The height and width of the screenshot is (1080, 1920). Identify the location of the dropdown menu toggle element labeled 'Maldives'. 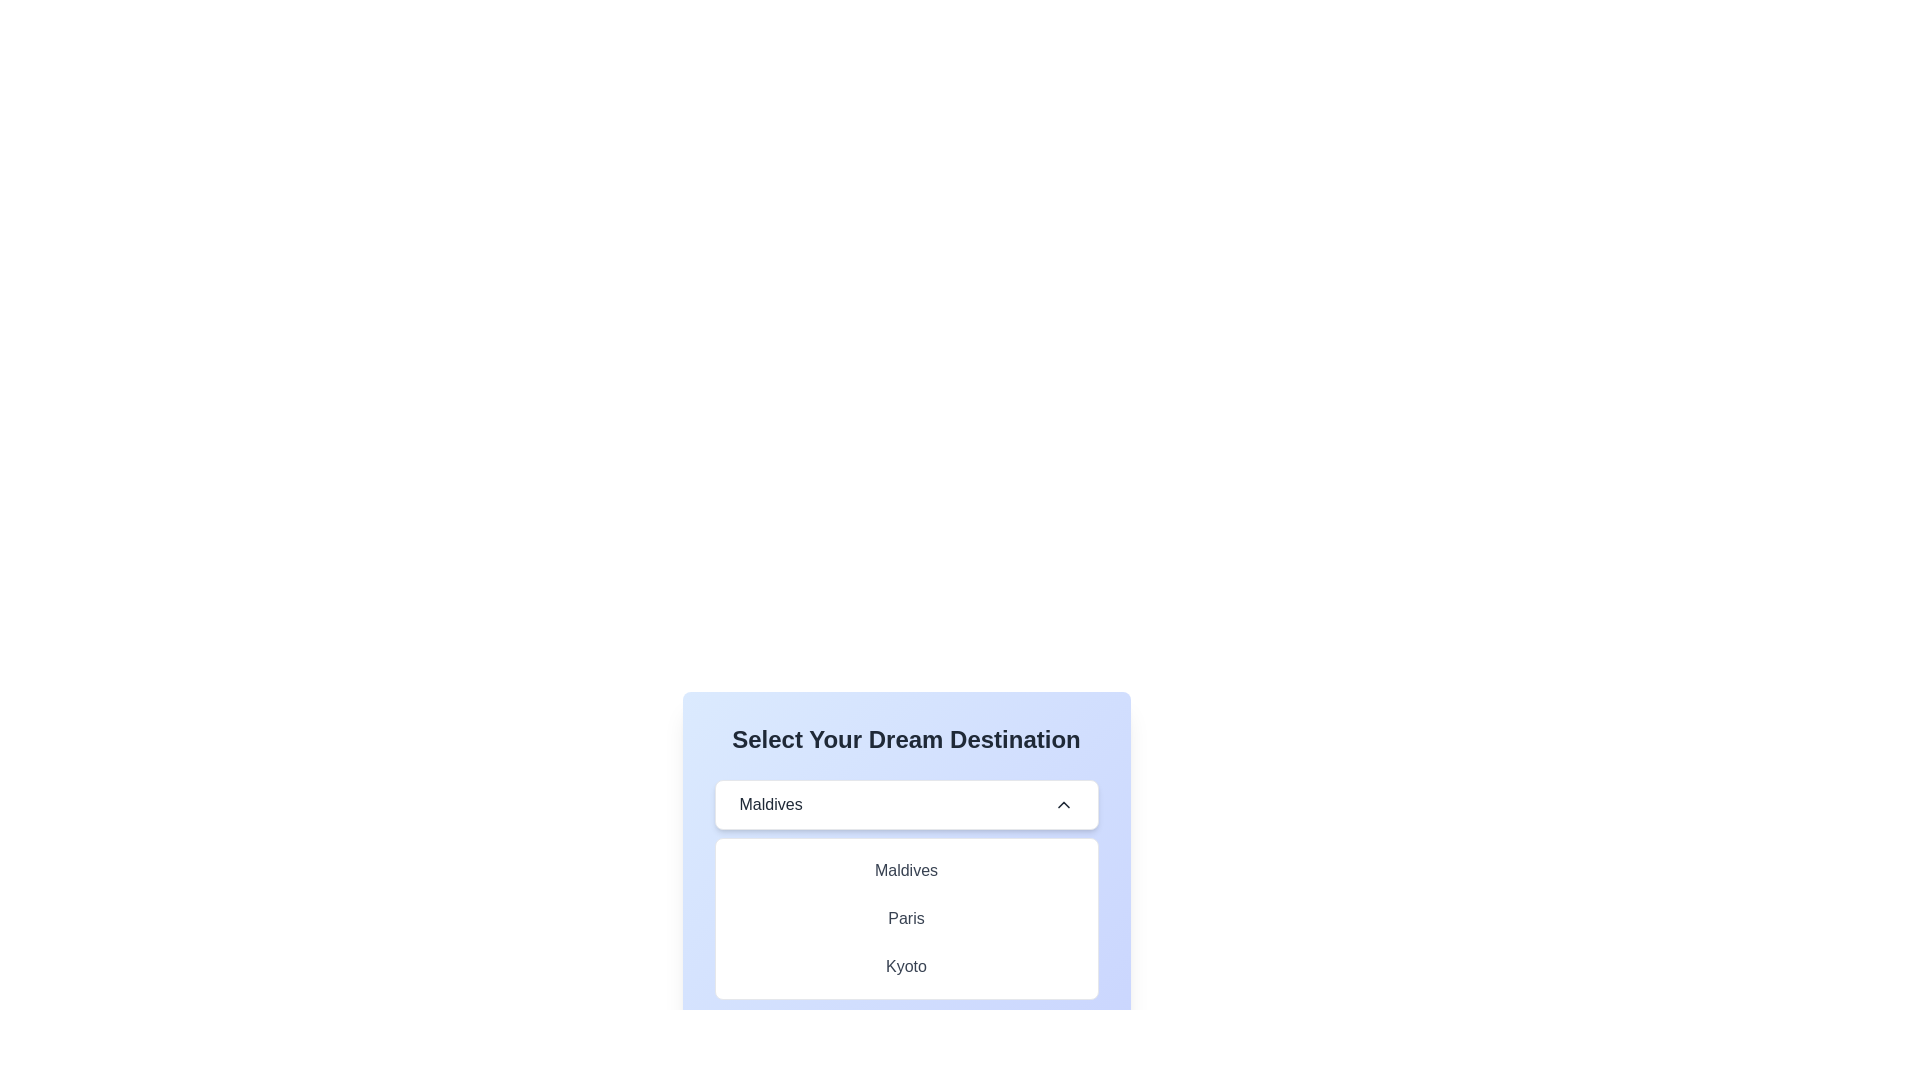
(905, 804).